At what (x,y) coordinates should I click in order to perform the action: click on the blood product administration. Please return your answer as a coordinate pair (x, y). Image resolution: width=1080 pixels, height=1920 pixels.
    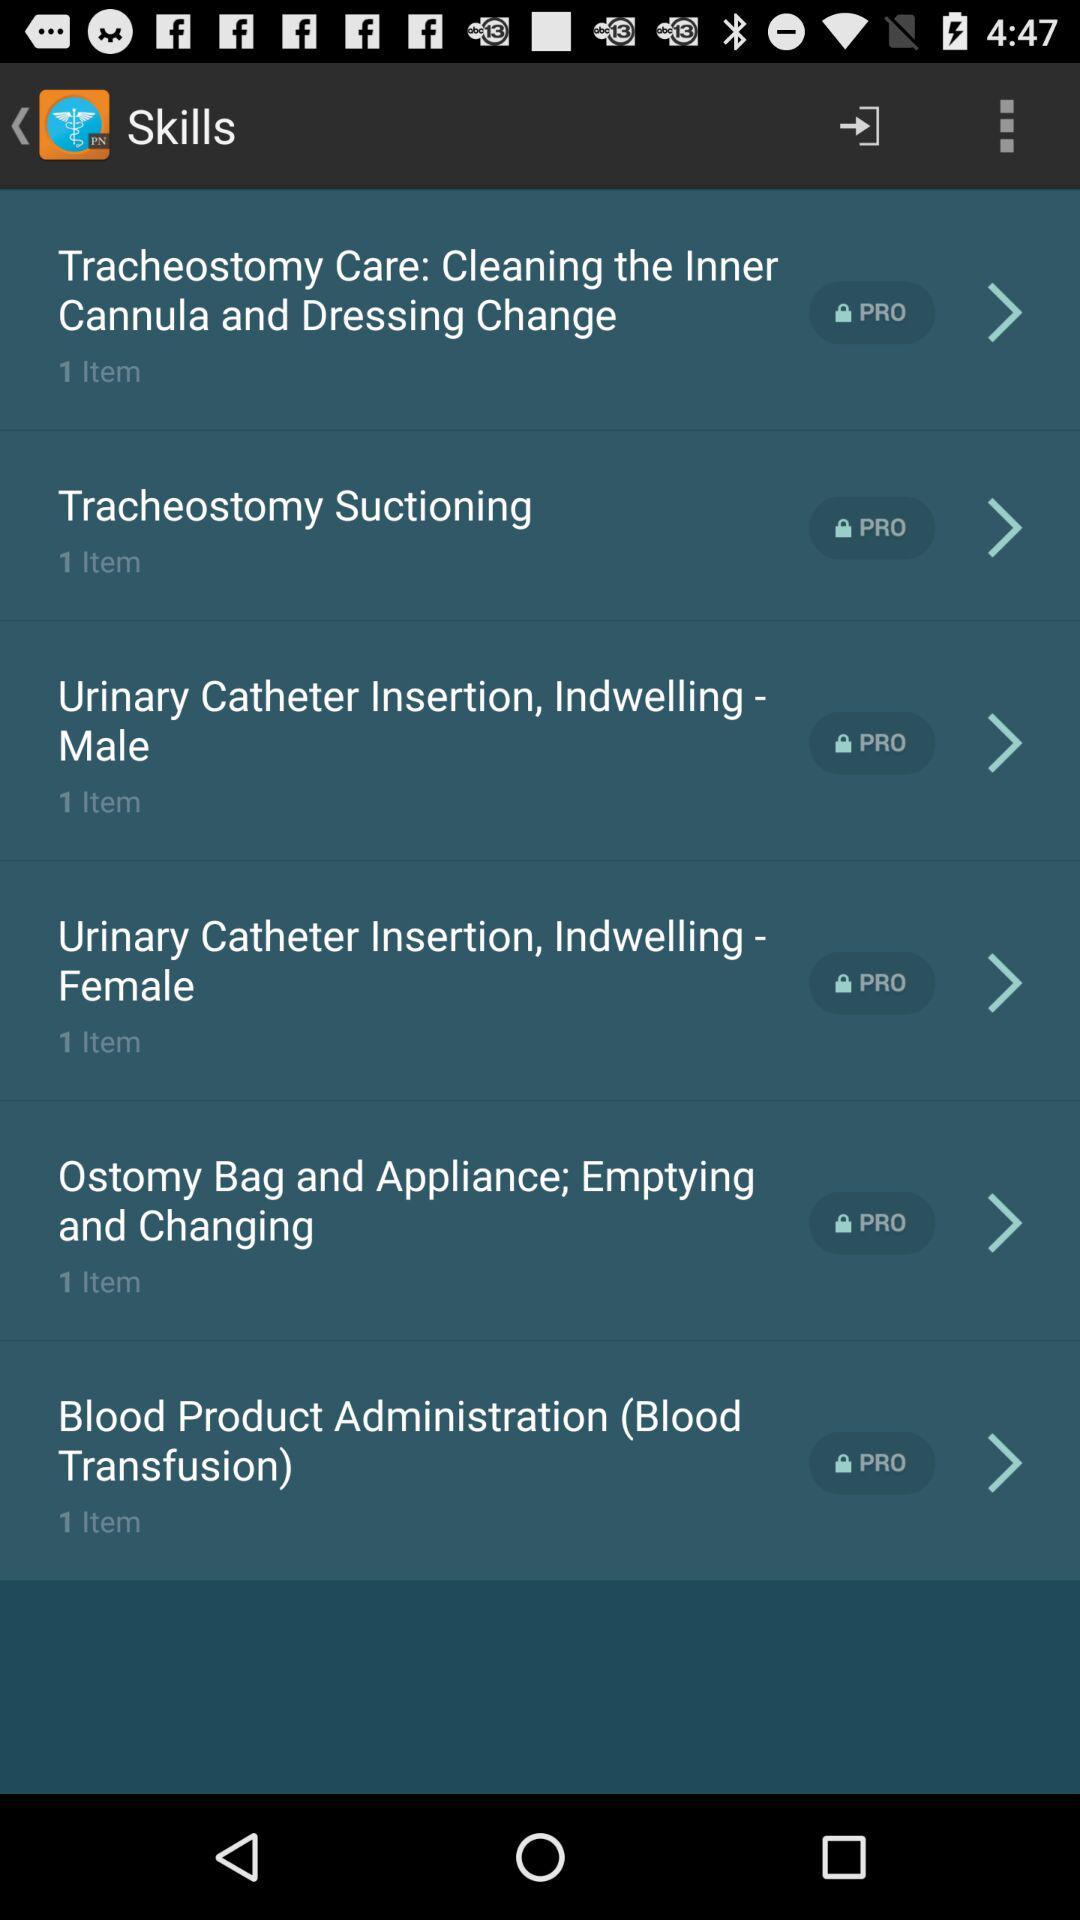
    Looking at the image, I should click on (432, 1438).